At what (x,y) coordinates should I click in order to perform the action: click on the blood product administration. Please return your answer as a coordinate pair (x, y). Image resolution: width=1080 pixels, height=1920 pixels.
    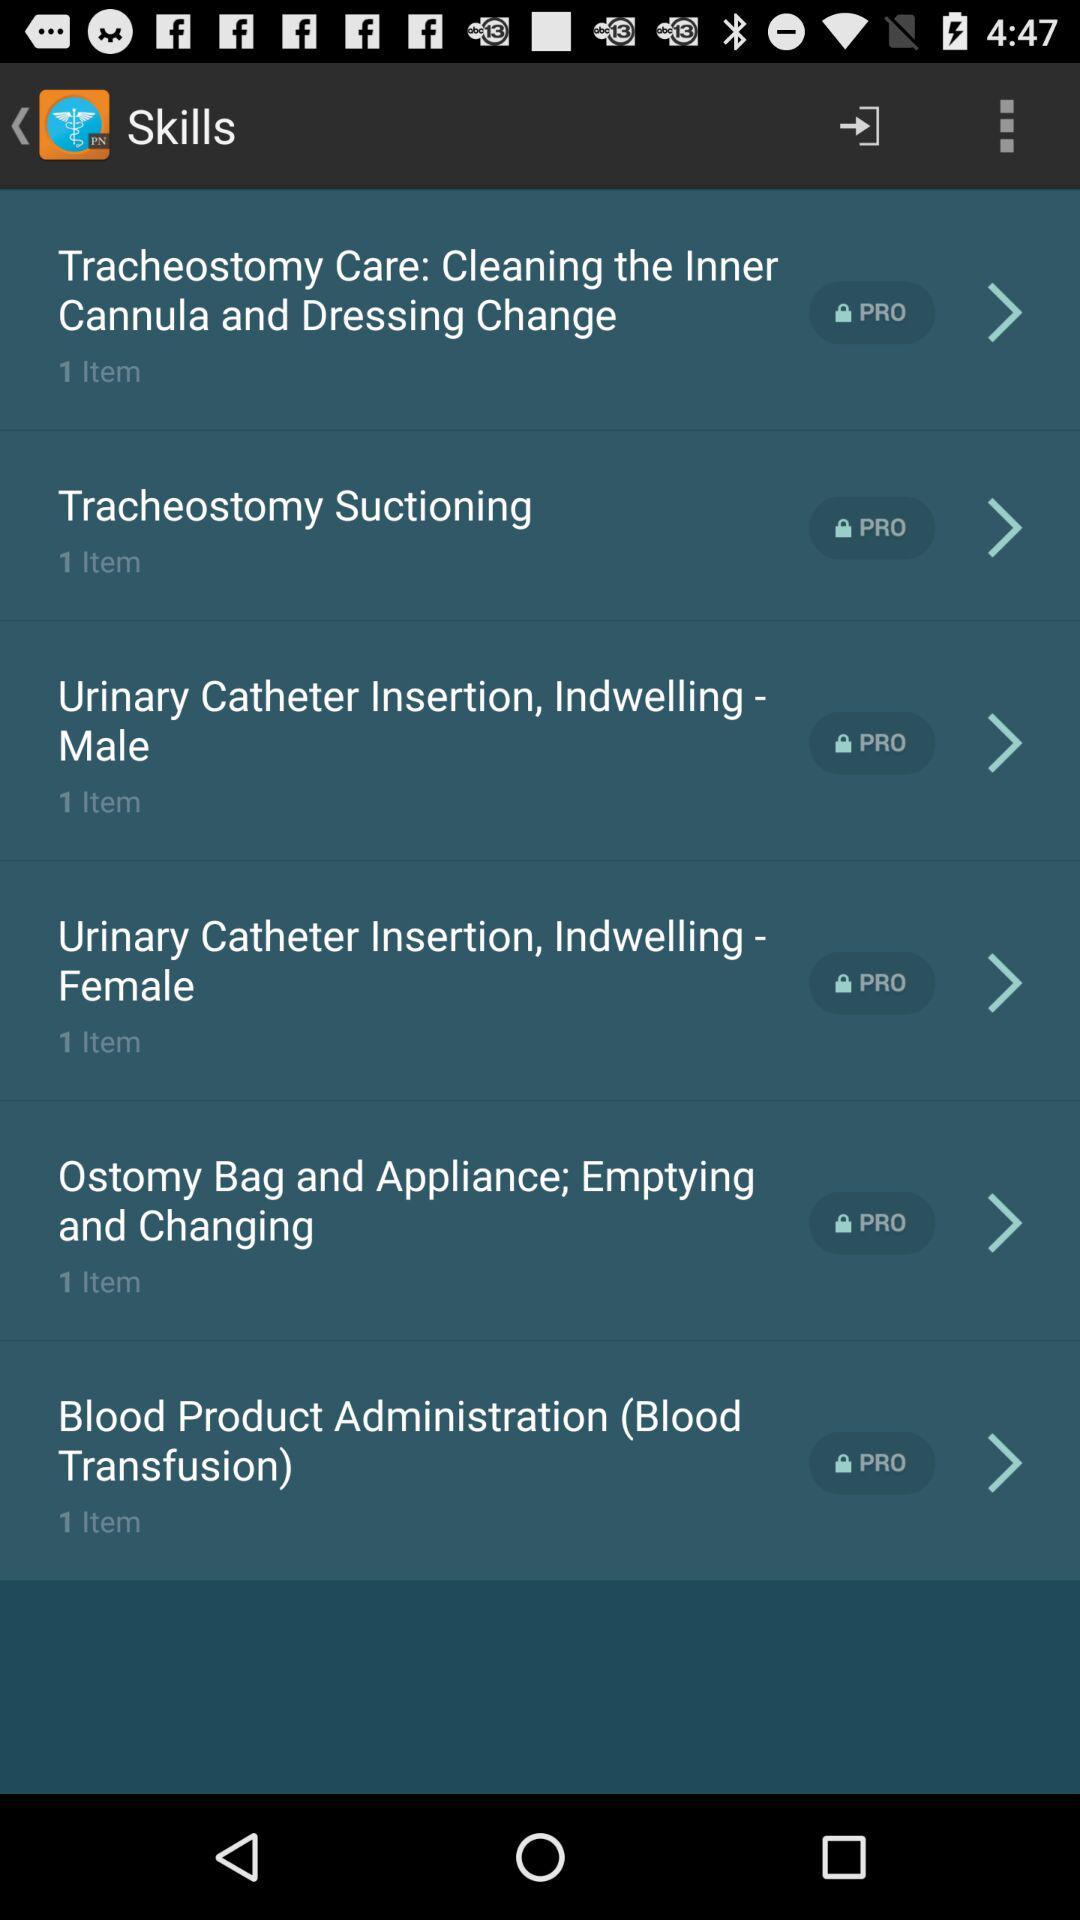
    Looking at the image, I should click on (432, 1438).